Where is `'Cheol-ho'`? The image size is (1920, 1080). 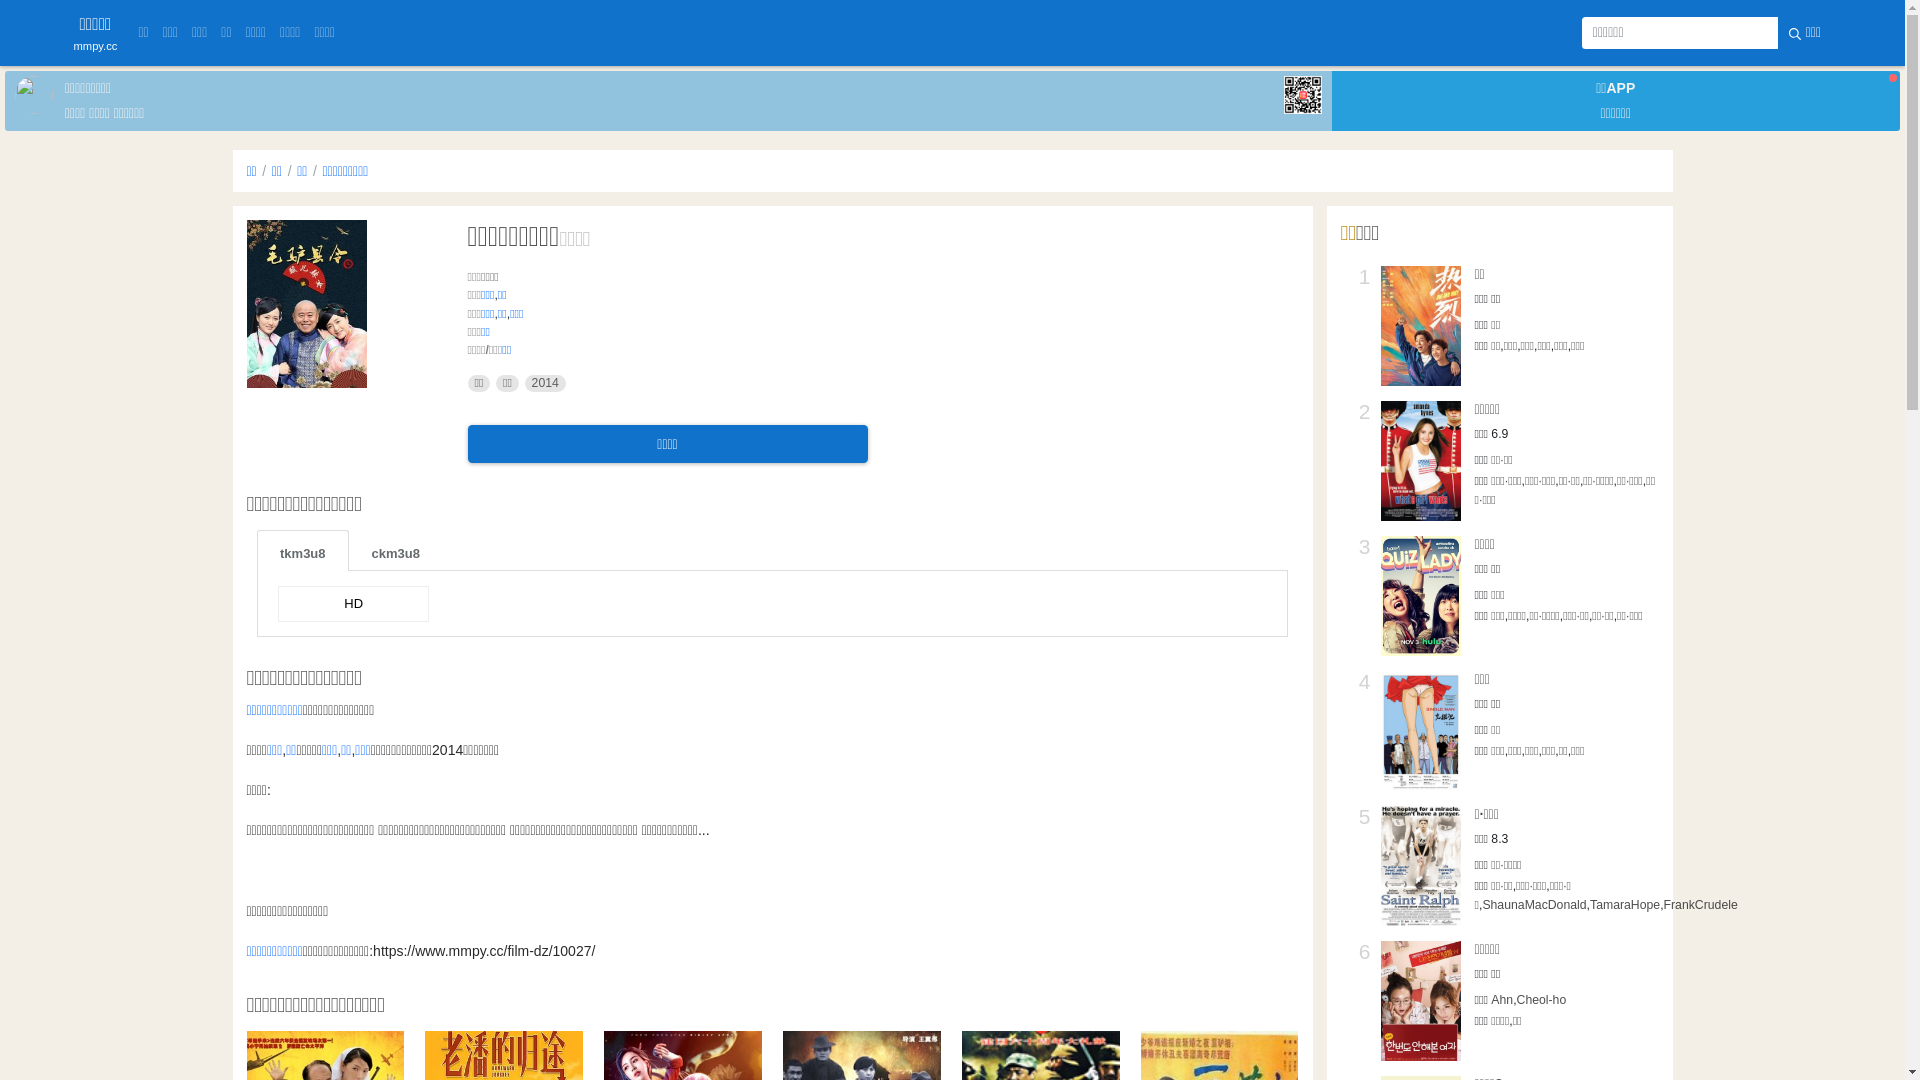
'Cheol-ho' is located at coordinates (1540, 999).